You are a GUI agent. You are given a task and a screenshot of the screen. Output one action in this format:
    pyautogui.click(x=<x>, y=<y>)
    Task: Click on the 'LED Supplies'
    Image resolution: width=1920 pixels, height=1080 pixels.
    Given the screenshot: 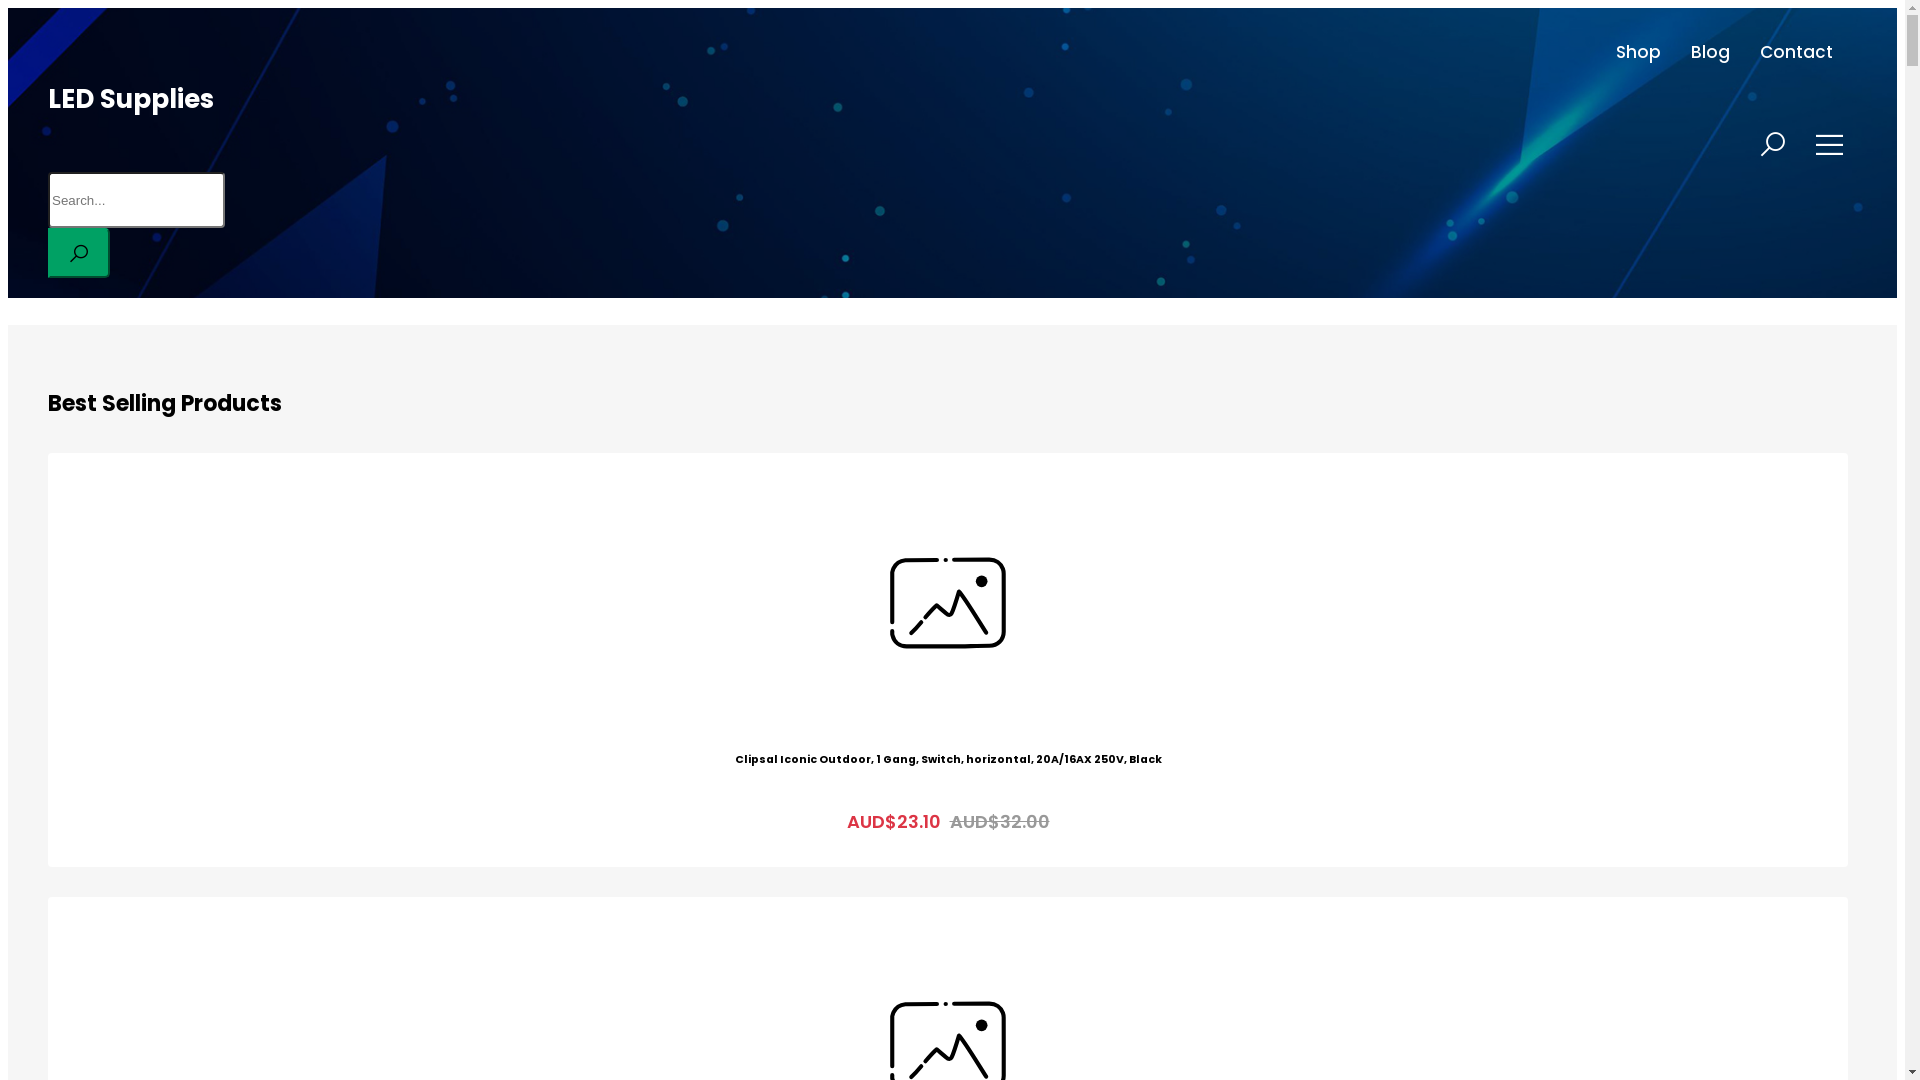 What is the action you would take?
    pyautogui.click(x=48, y=99)
    